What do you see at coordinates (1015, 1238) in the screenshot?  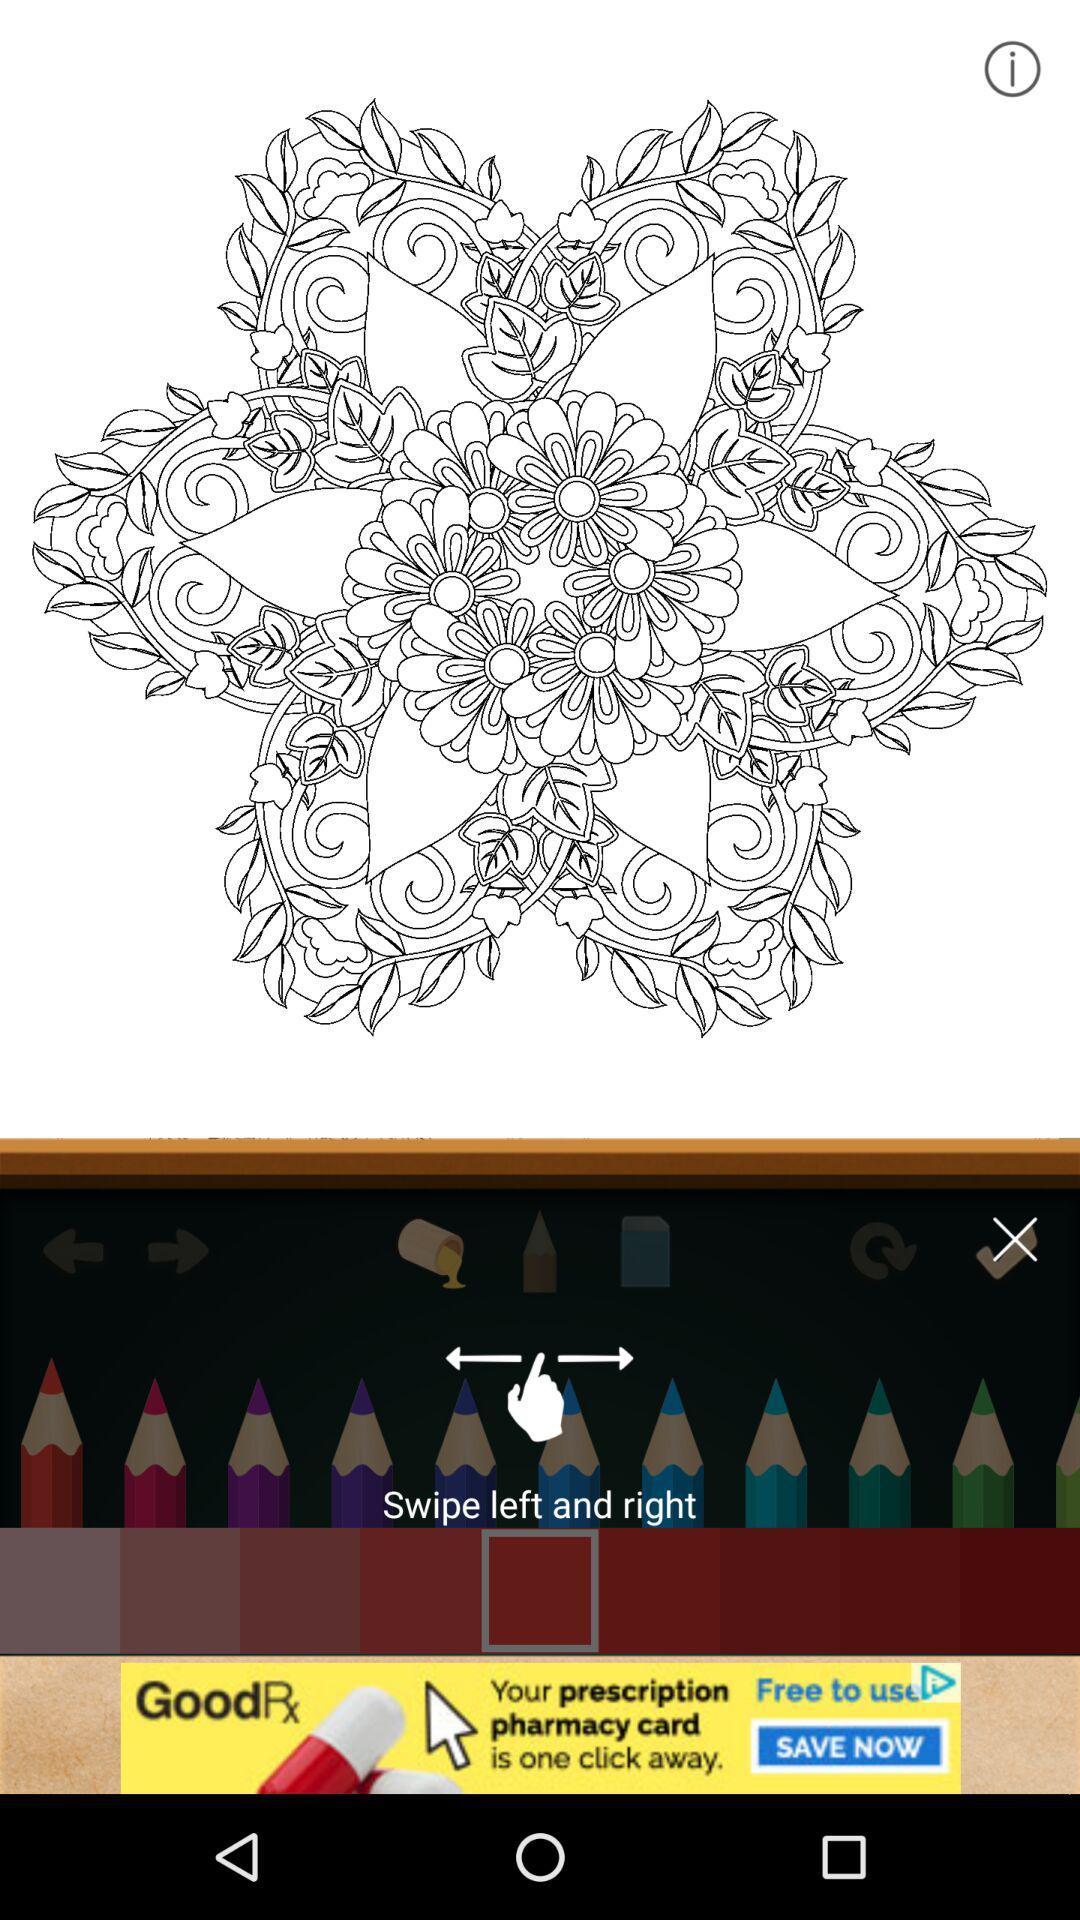 I see `the close icon` at bounding box center [1015, 1238].